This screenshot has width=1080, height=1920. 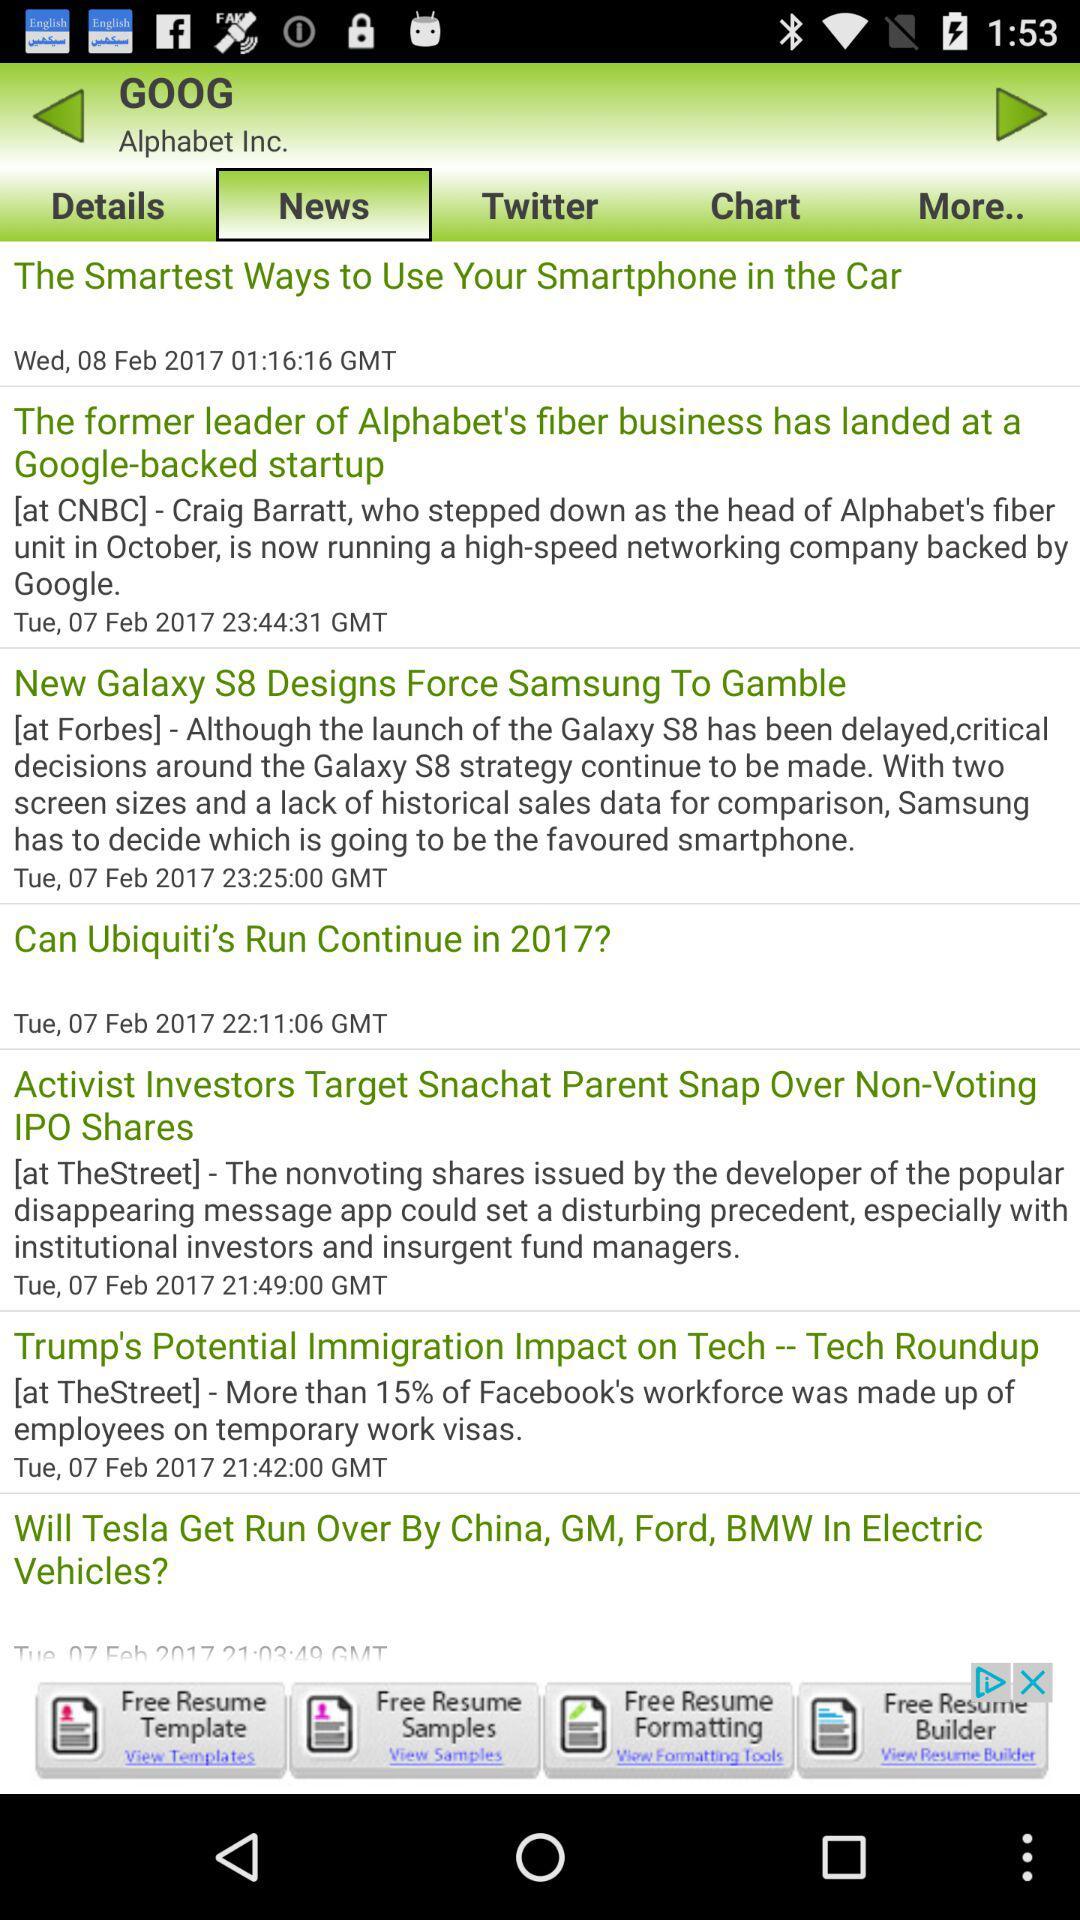 What do you see at coordinates (56, 122) in the screenshot?
I see `the arrow_backward icon` at bounding box center [56, 122].